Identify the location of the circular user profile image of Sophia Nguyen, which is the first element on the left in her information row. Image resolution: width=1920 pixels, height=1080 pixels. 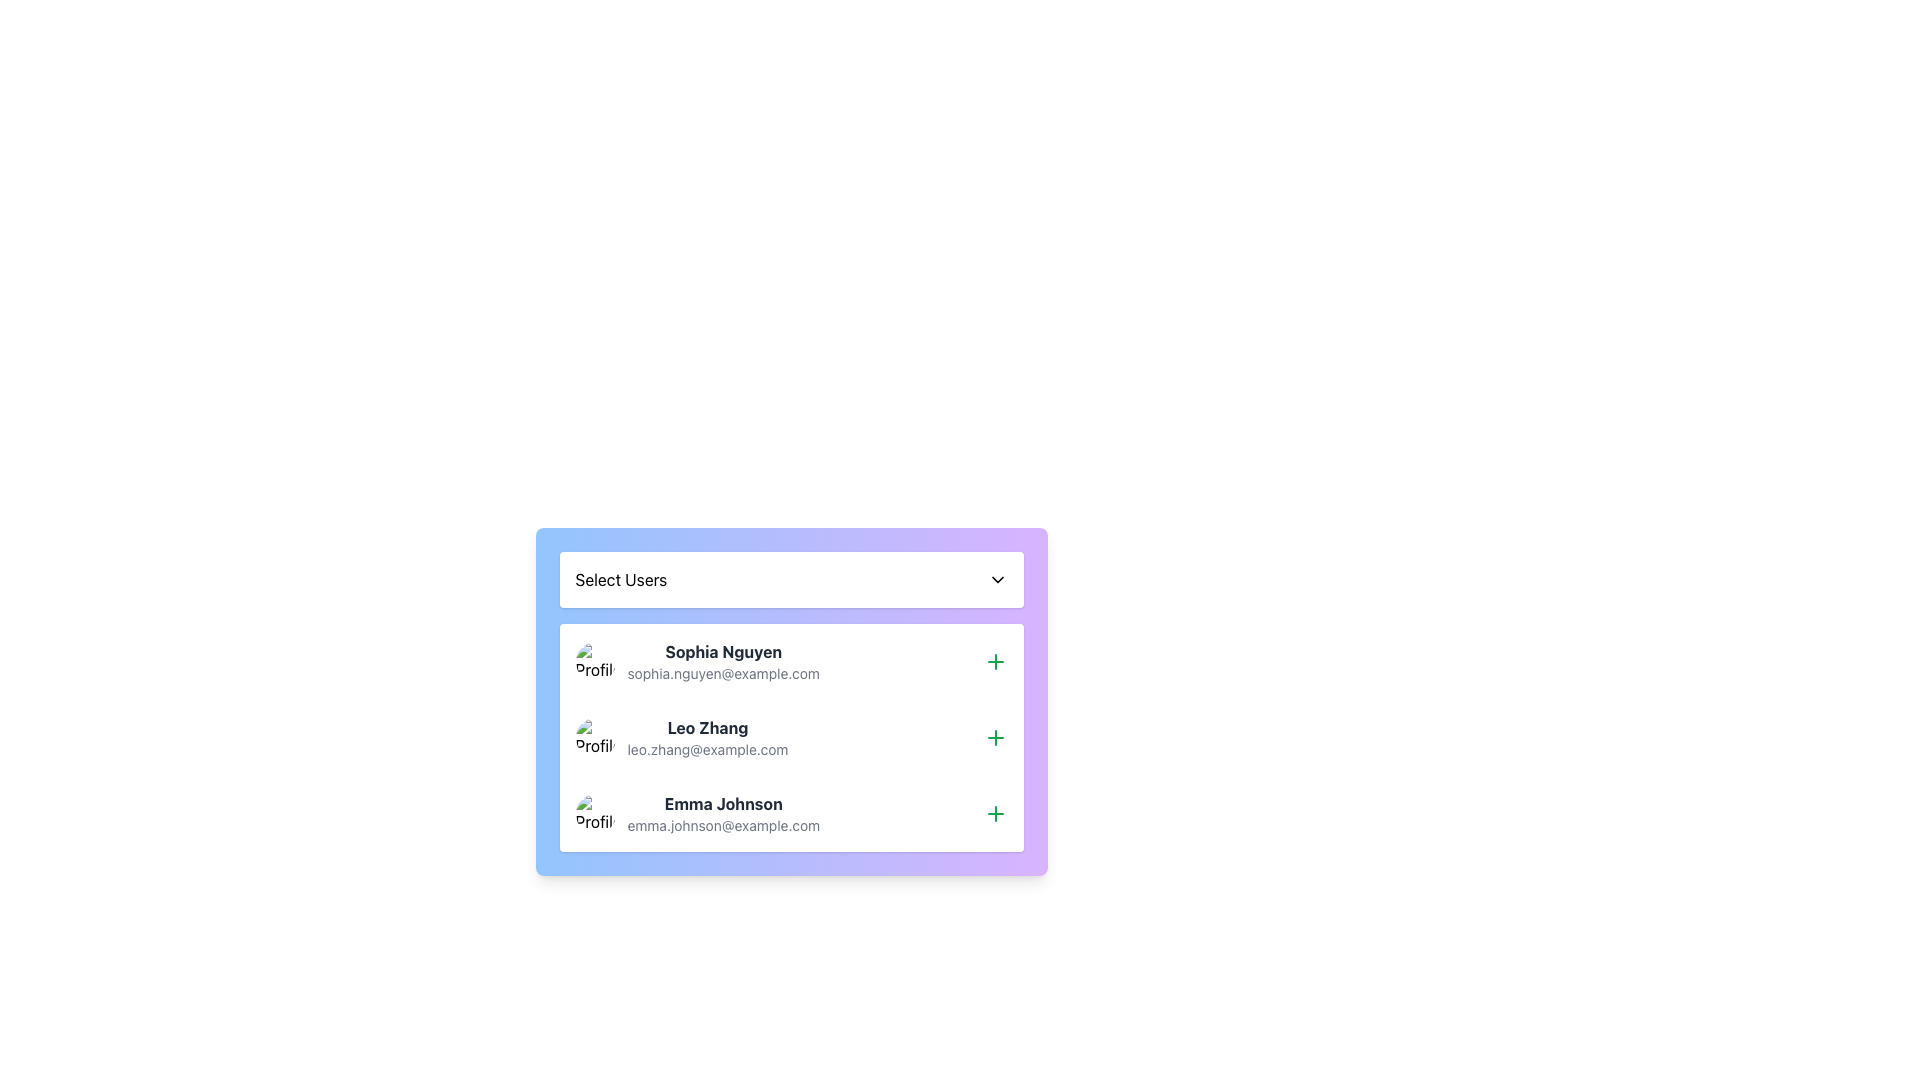
(594, 662).